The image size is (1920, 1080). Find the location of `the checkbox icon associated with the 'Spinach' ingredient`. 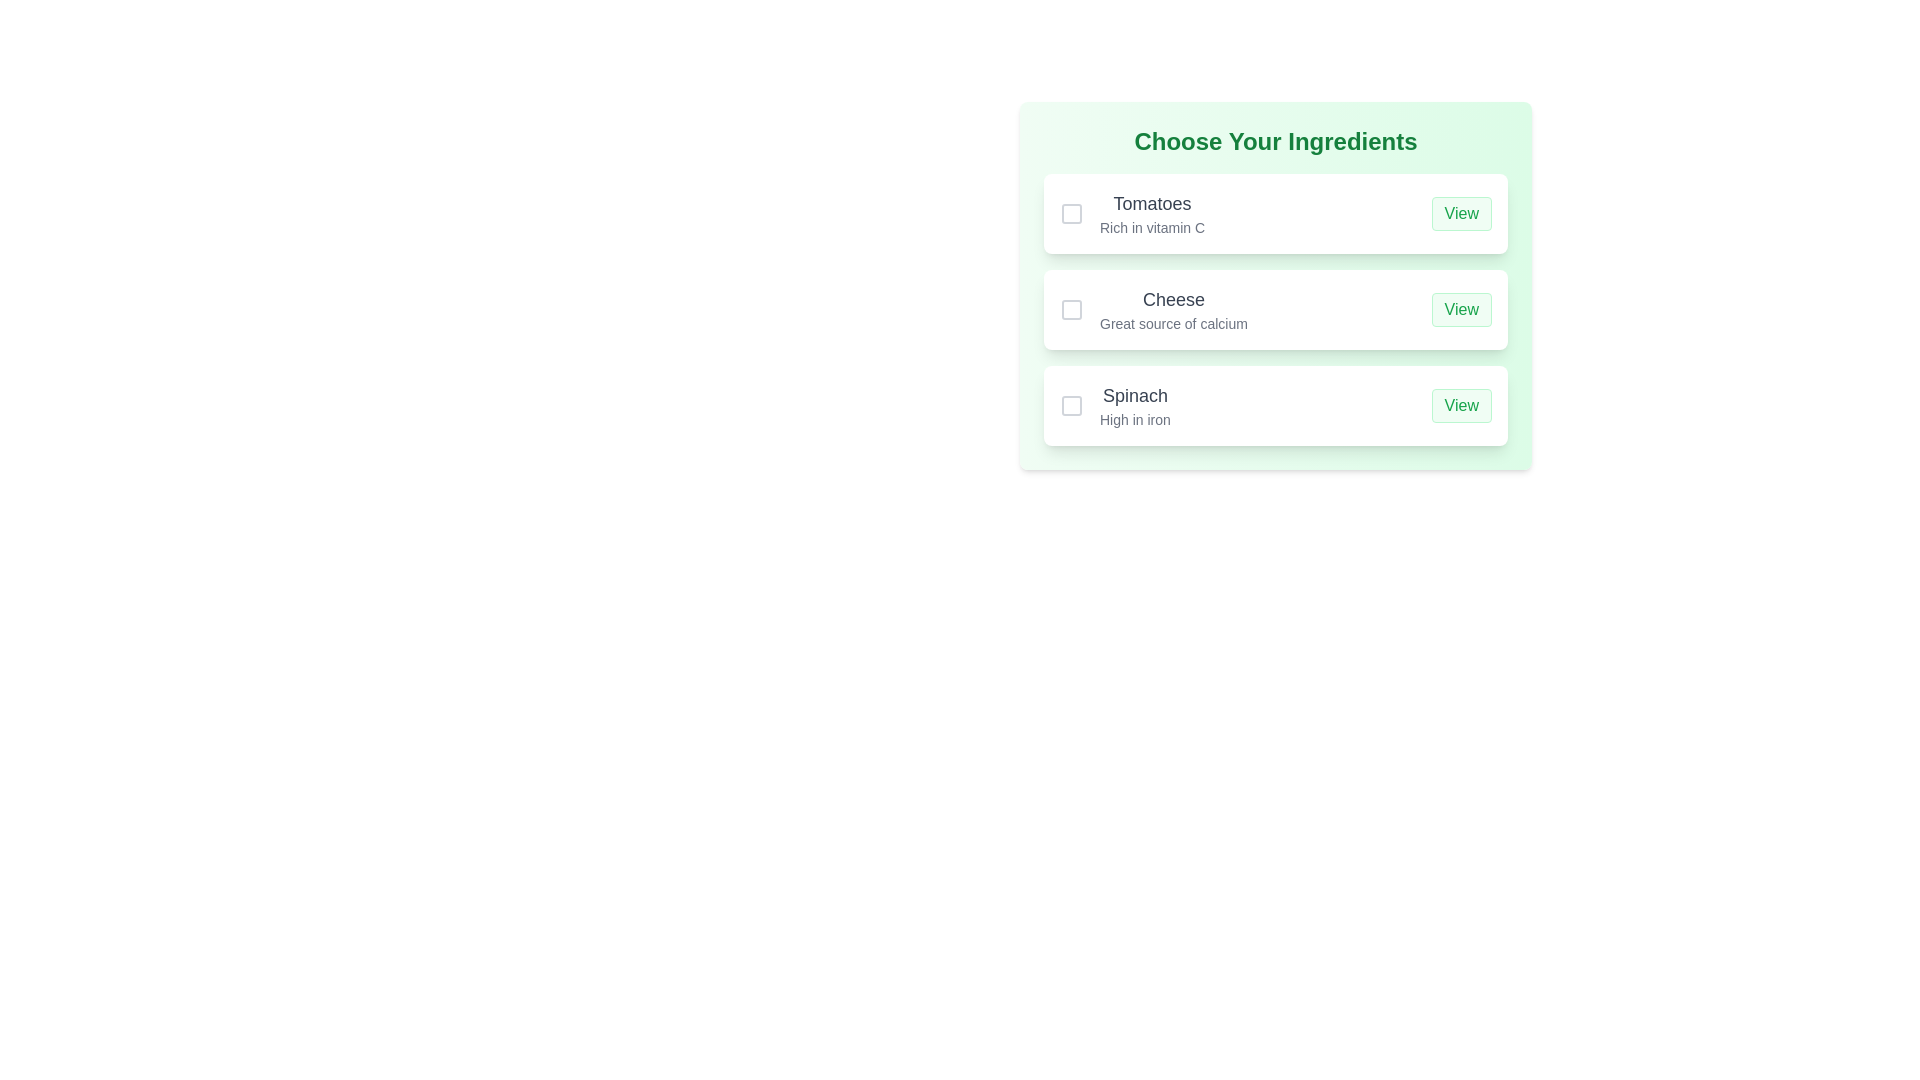

the checkbox icon associated with the 'Spinach' ingredient is located at coordinates (1070, 405).